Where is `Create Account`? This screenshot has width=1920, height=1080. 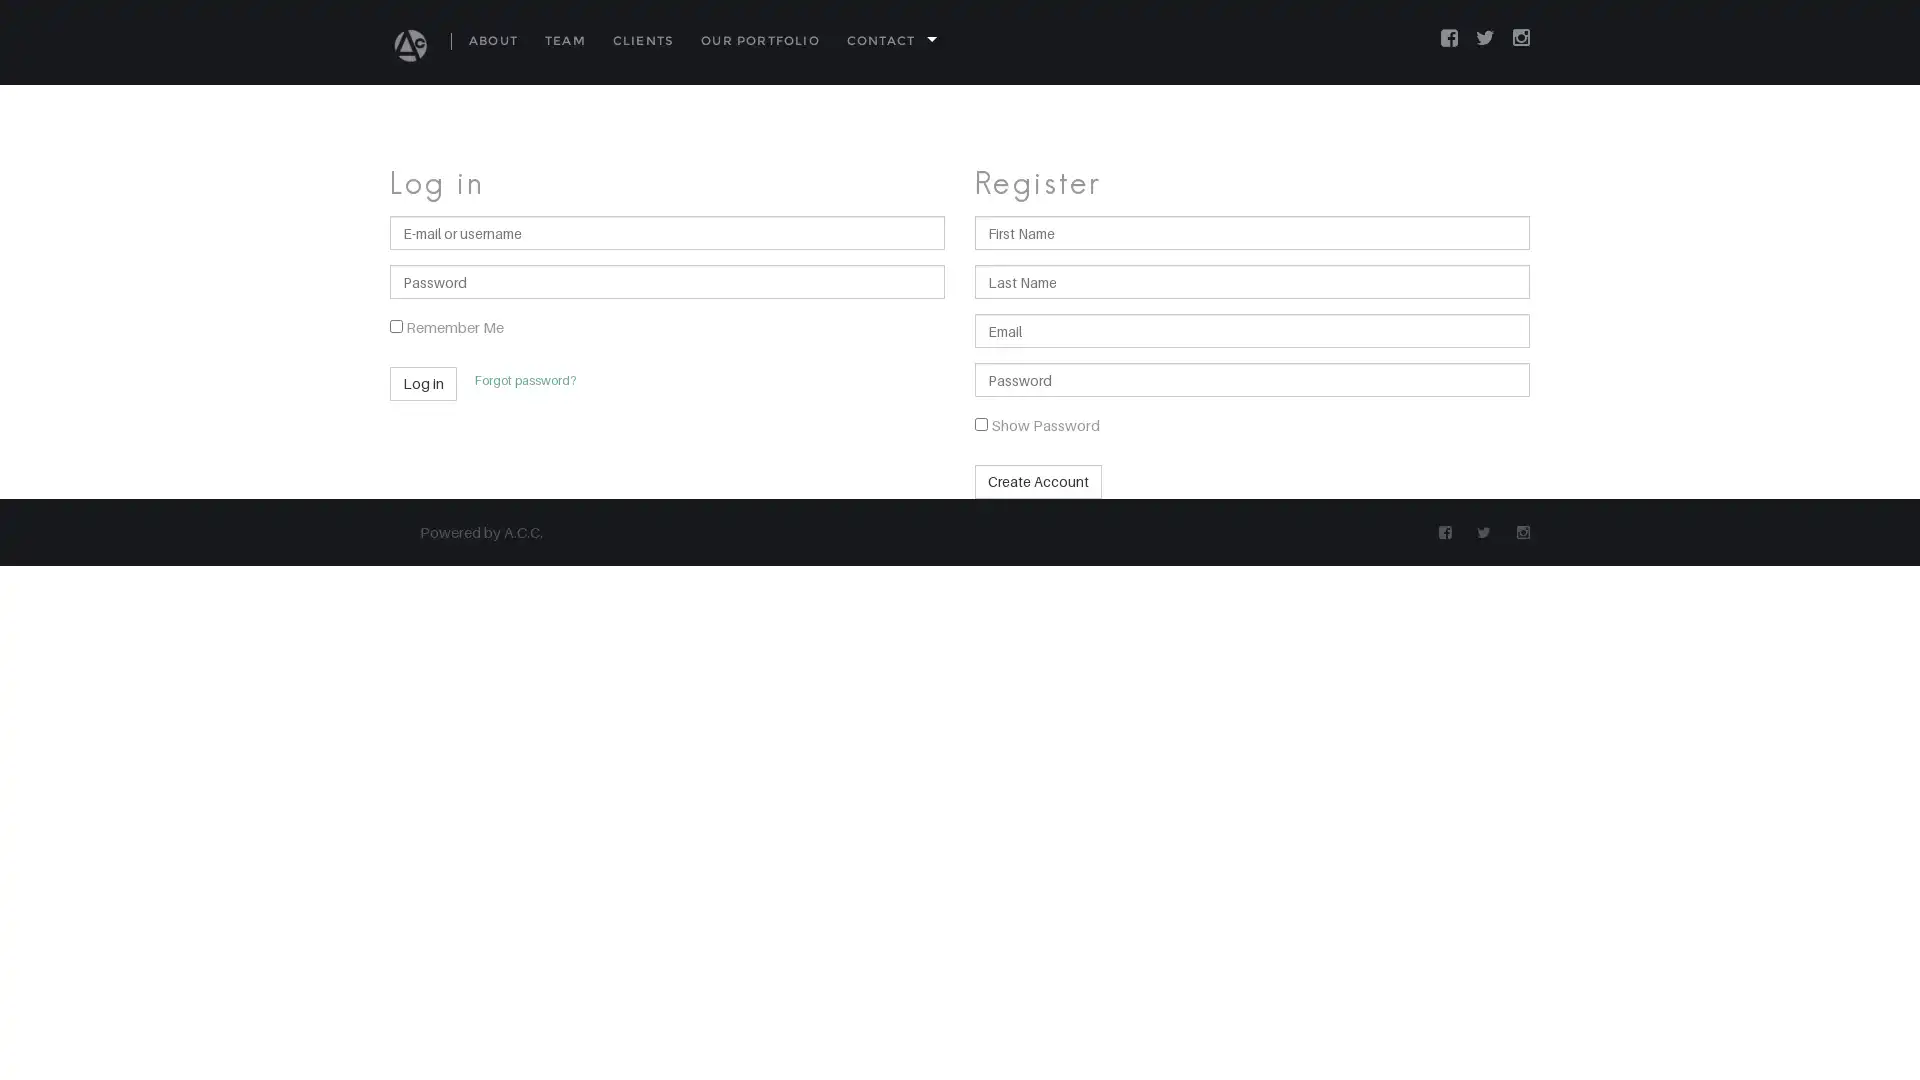
Create Account is located at coordinates (1038, 482).